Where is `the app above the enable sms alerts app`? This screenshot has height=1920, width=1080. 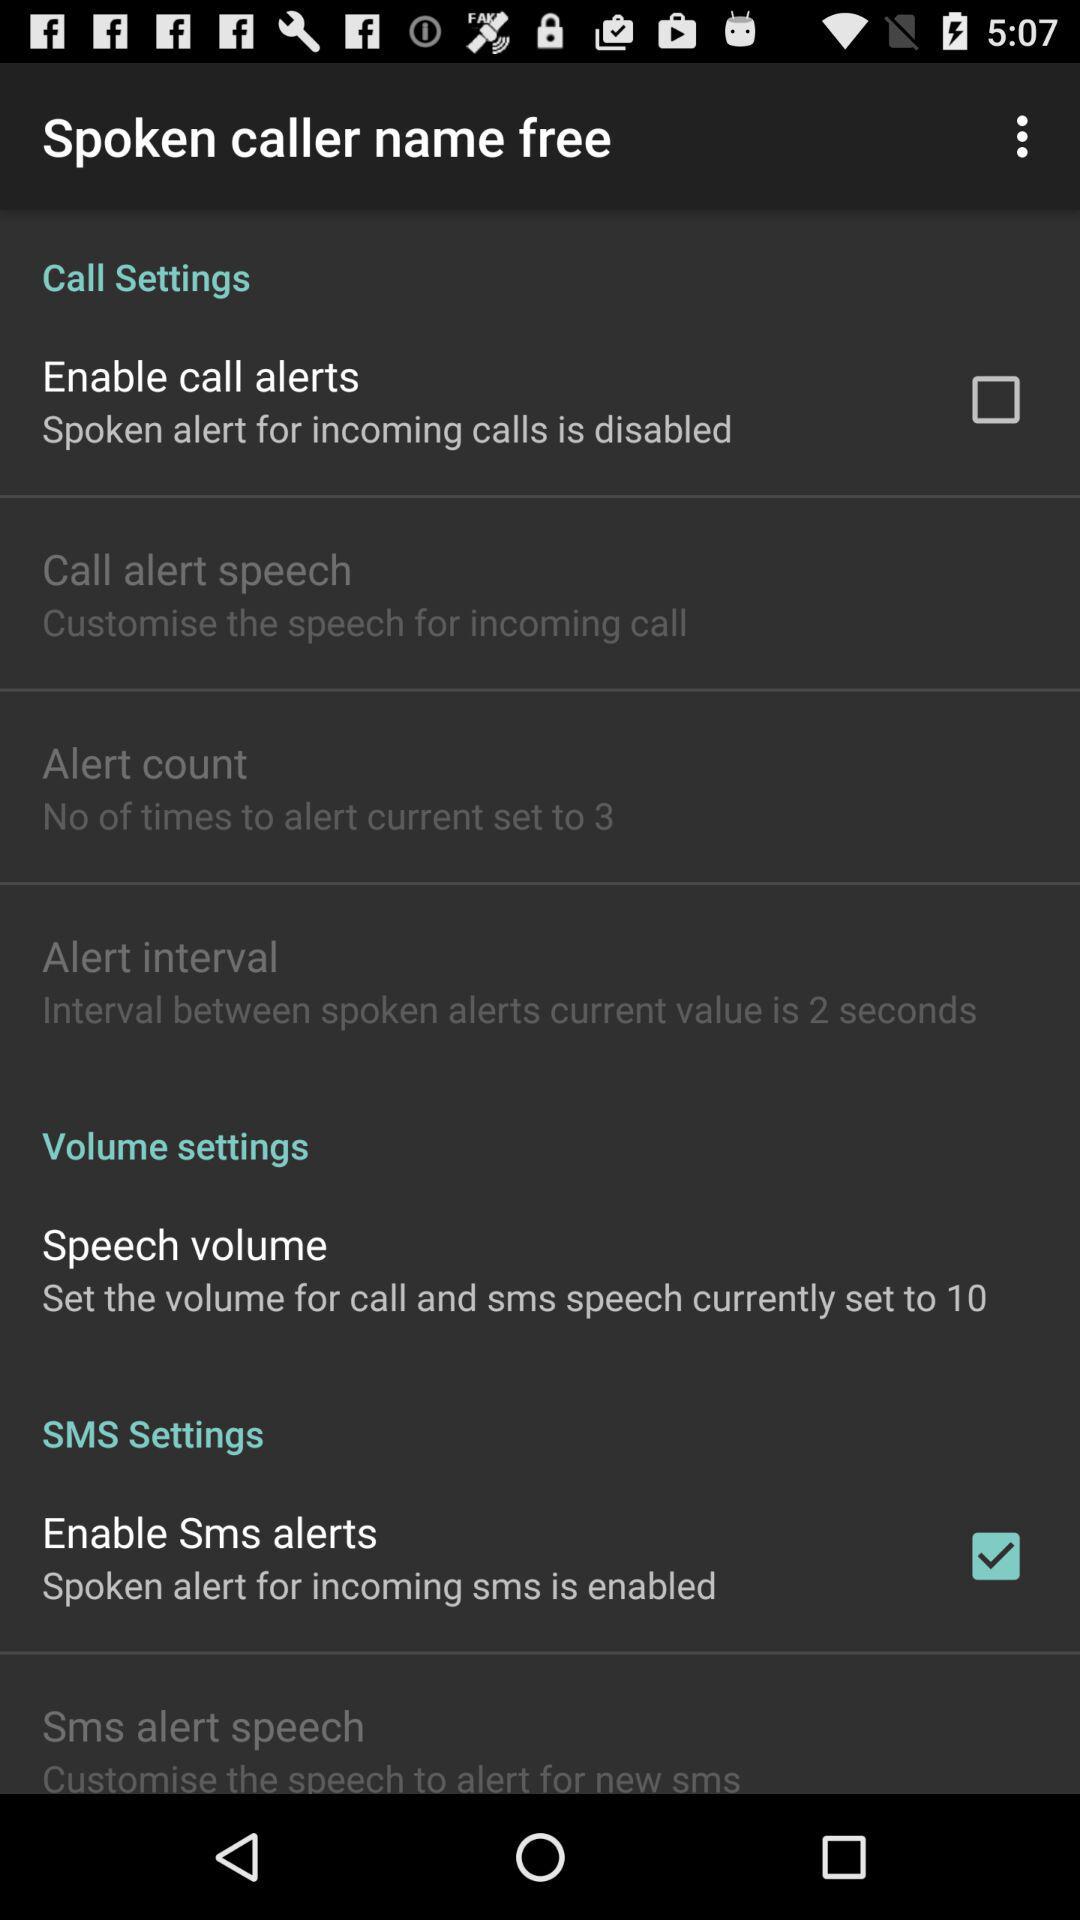 the app above the enable sms alerts app is located at coordinates (540, 1411).